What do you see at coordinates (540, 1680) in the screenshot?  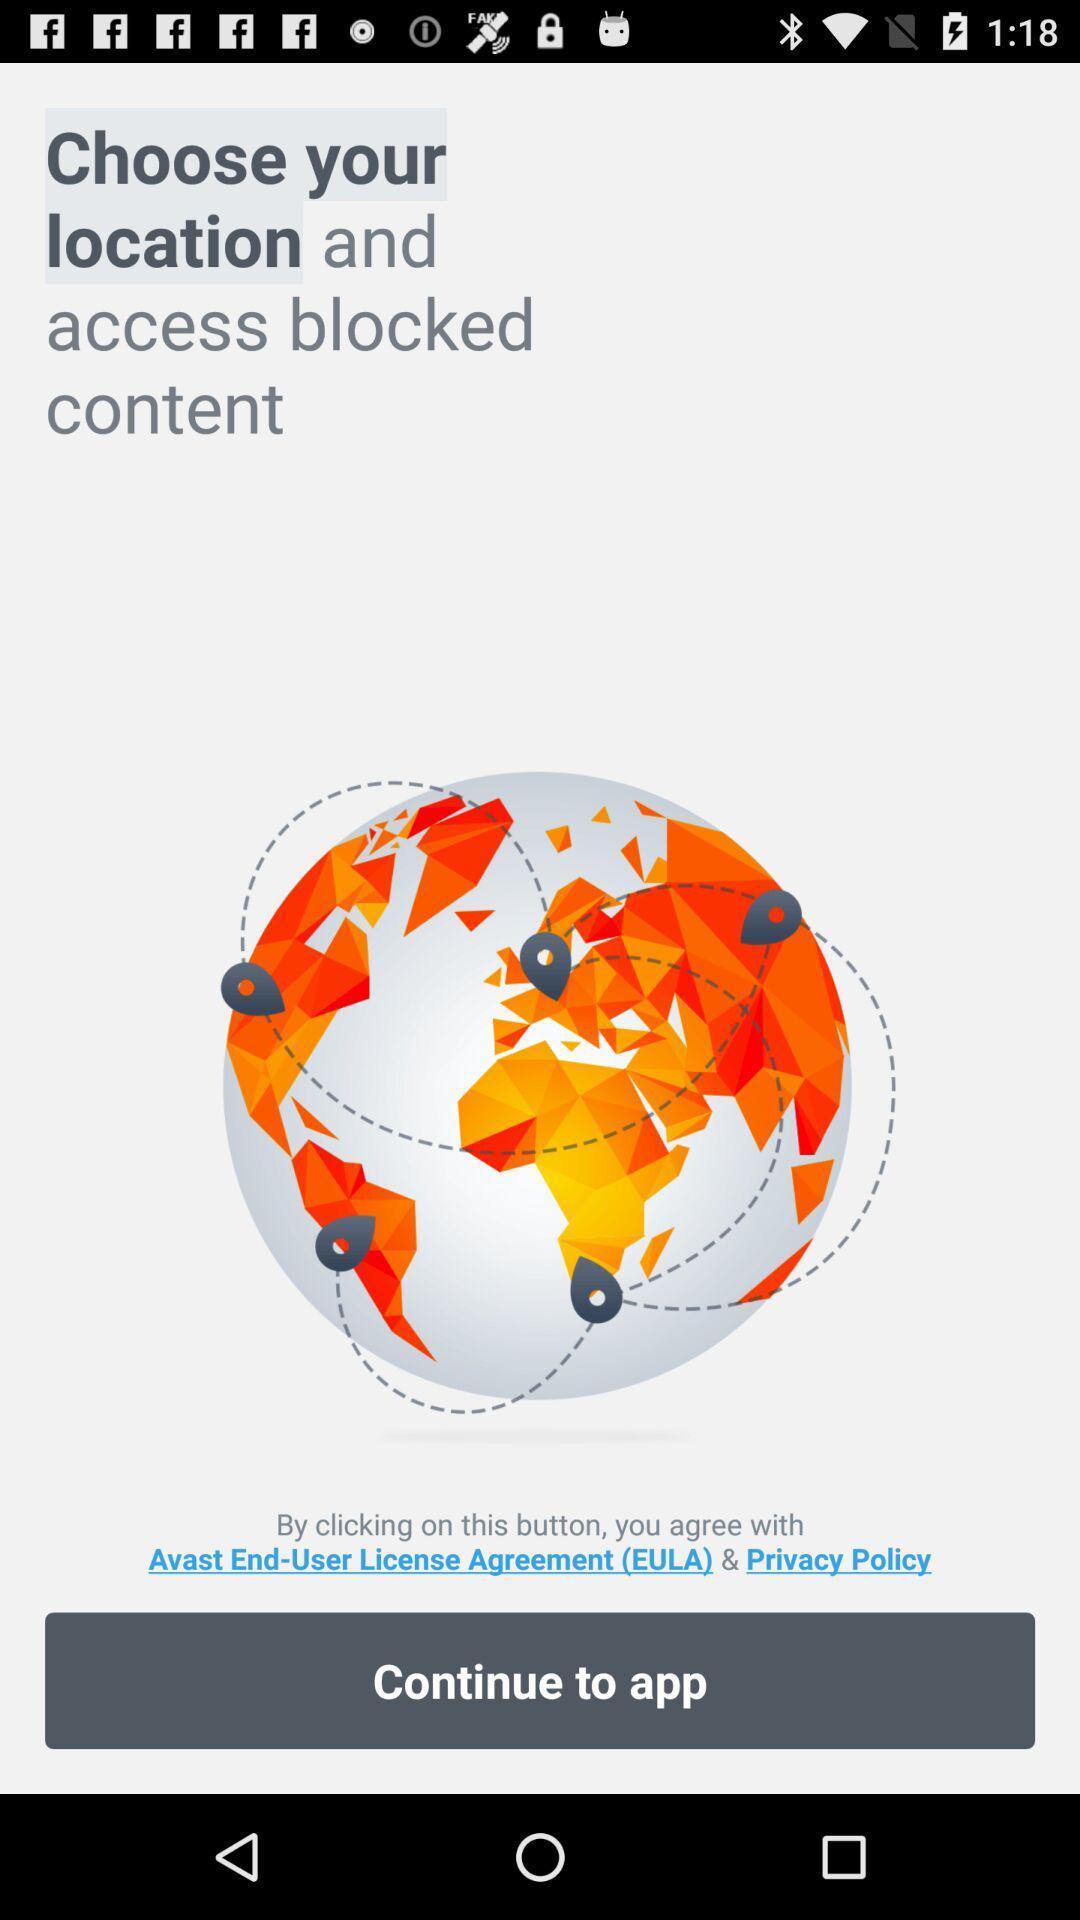 I see `continue to app item` at bounding box center [540, 1680].